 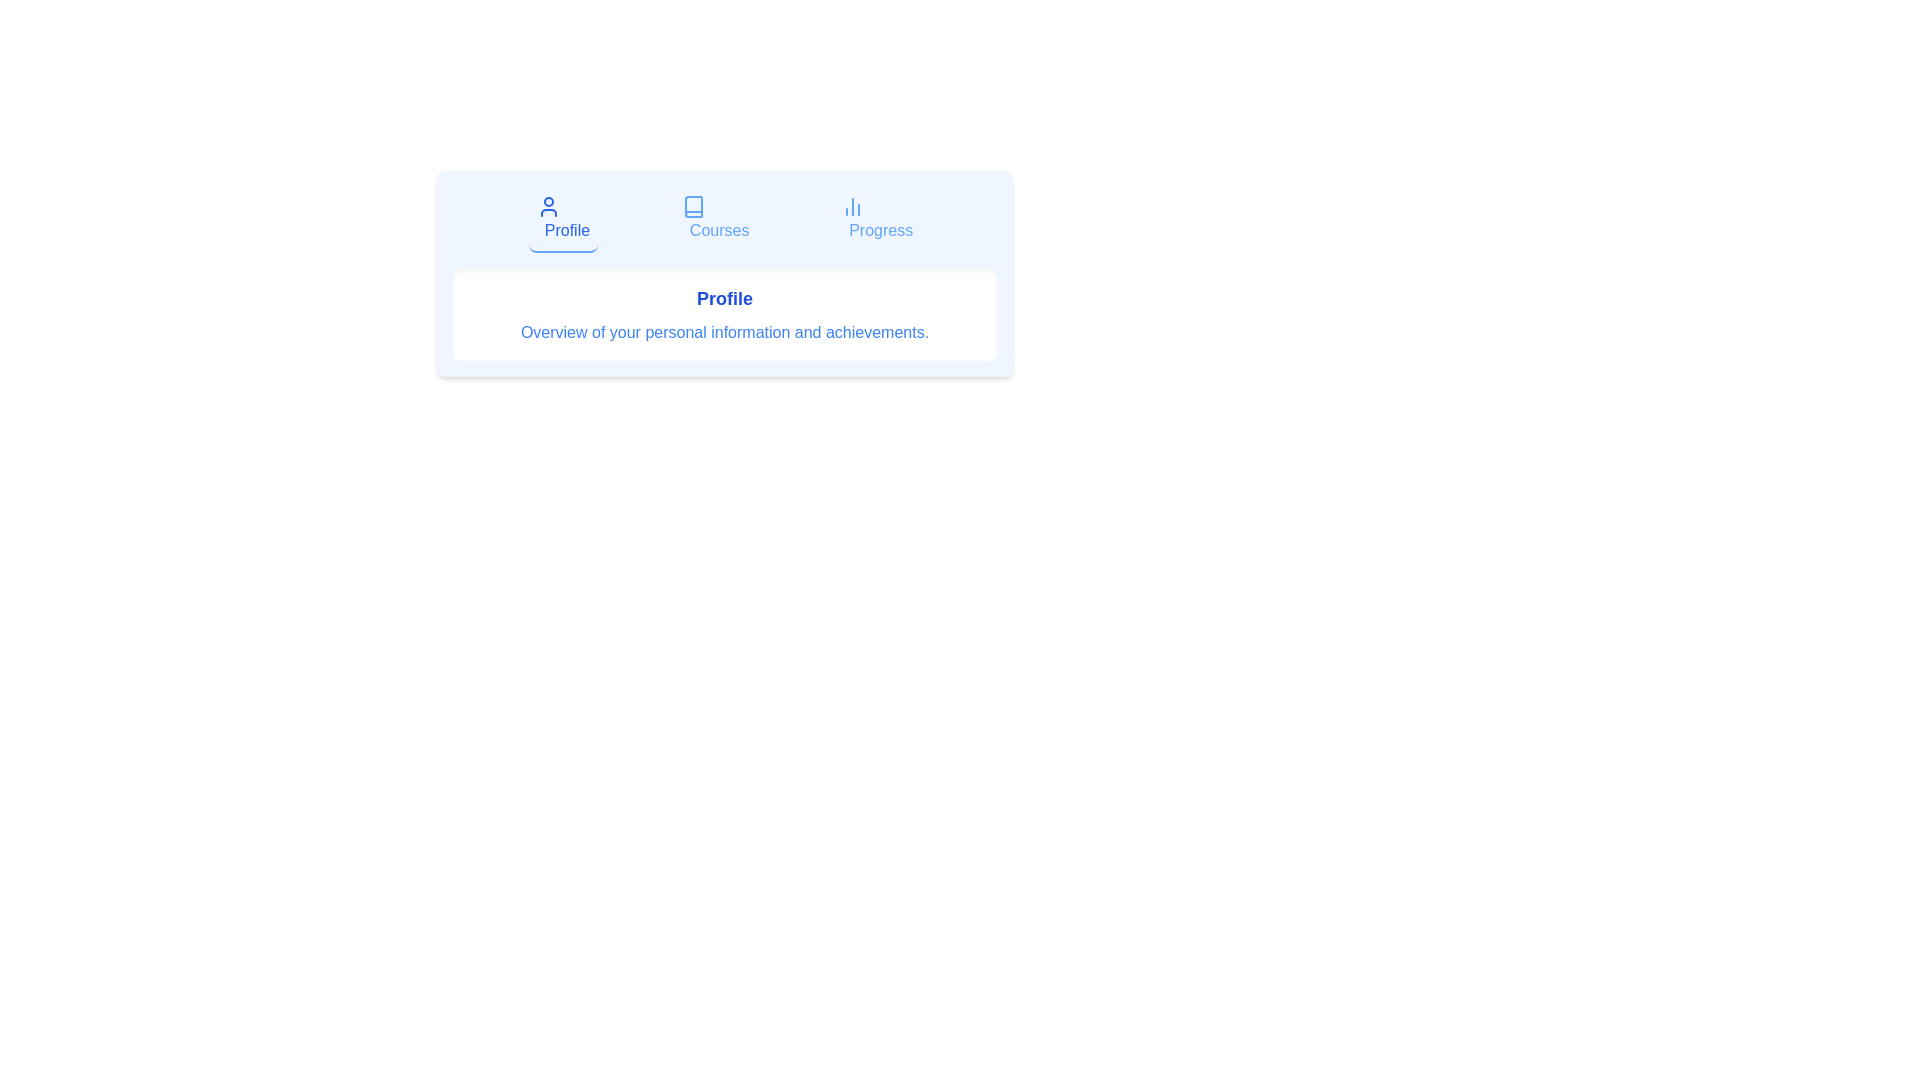 I want to click on the tab labeled Courses to switch to that tab, so click(x=715, y=219).